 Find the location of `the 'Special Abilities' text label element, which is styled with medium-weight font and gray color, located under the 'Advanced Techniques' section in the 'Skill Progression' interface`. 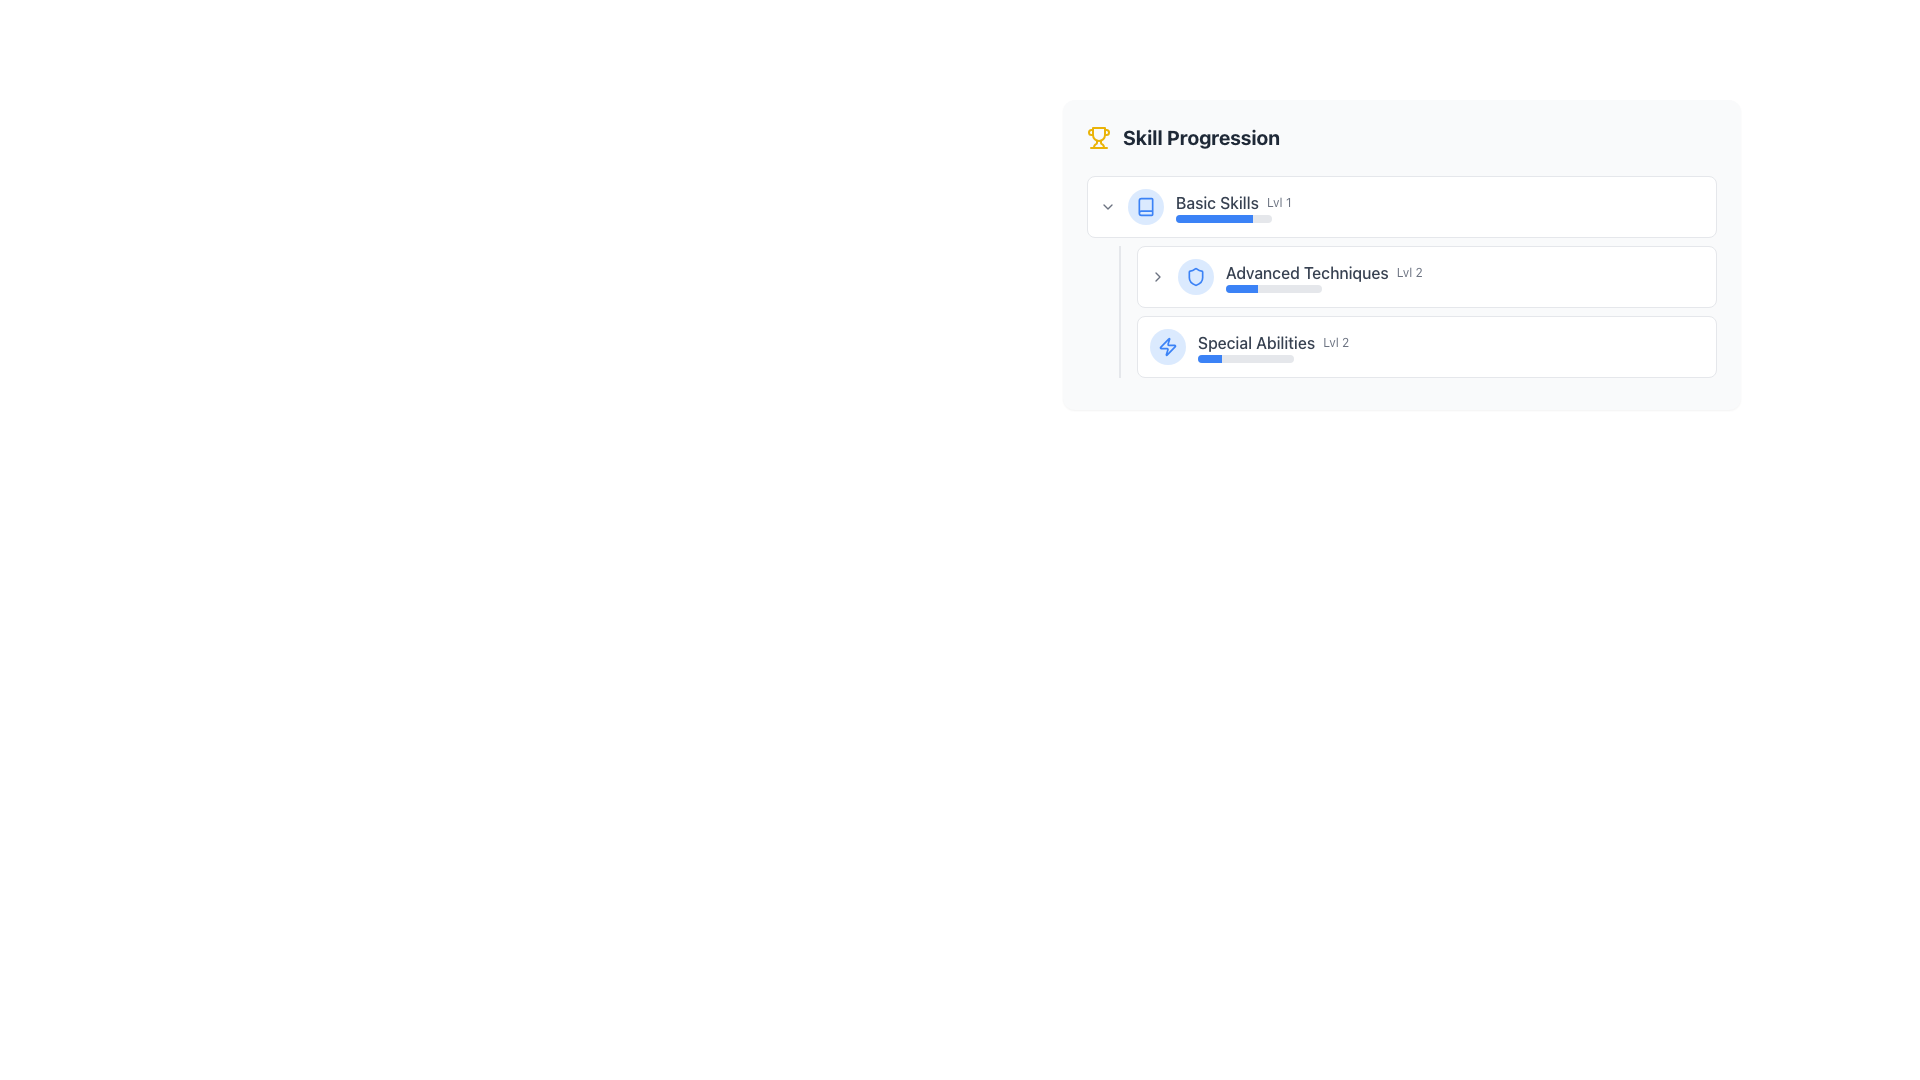

the 'Special Abilities' text label element, which is styled with medium-weight font and gray color, located under the 'Advanced Techniques' section in the 'Skill Progression' interface is located at coordinates (1255, 342).